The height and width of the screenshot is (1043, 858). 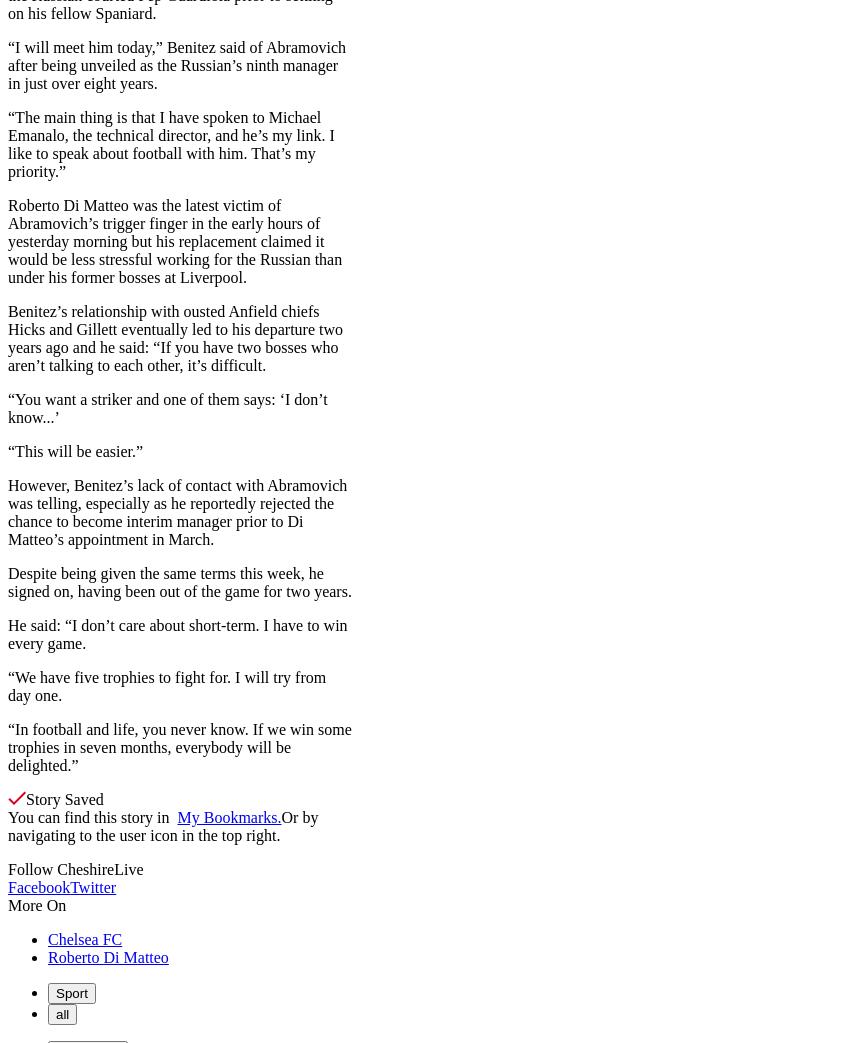 I want to click on 'He said: “I don’t care about short-term. I have to win every game.', so click(x=177, y=632).